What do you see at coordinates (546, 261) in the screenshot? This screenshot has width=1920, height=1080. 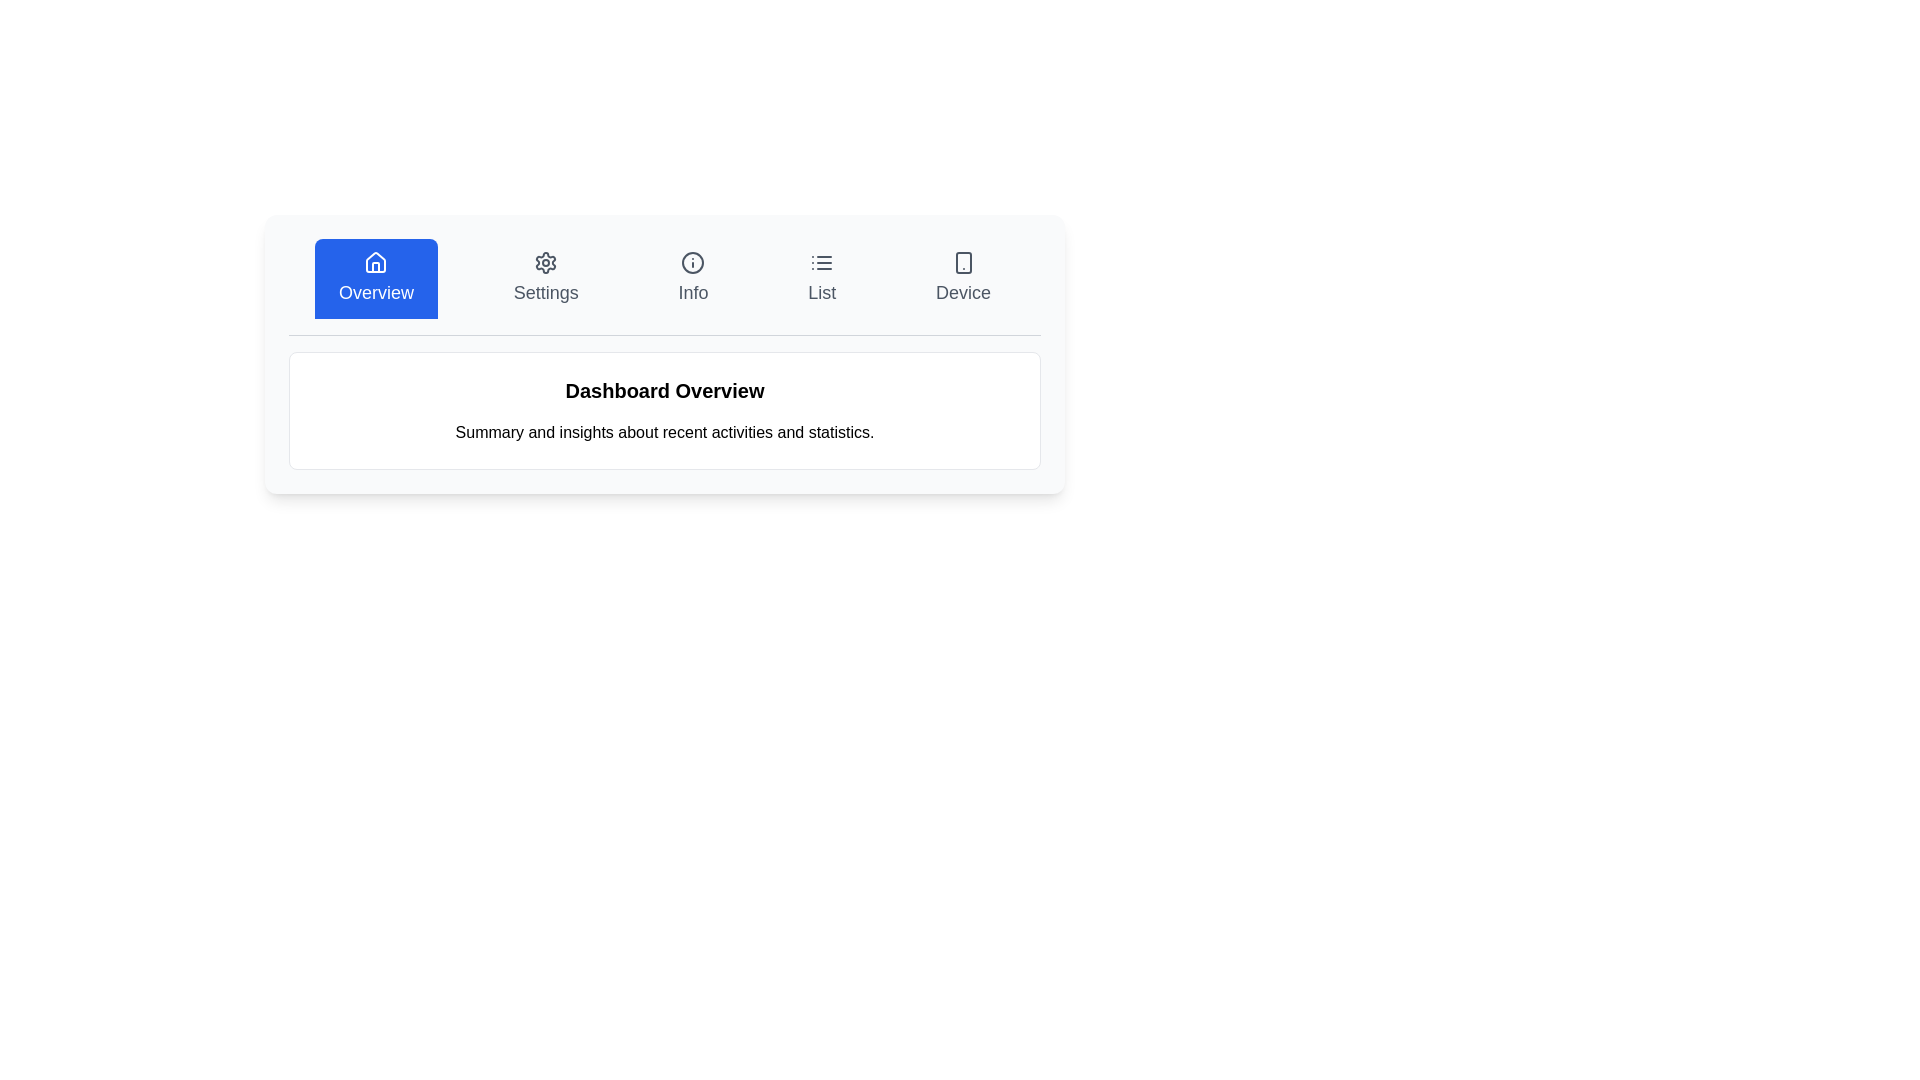 I see `the gear-shaped icon located within the settings button section of the navigation bar` at bounding box center [546, 261].